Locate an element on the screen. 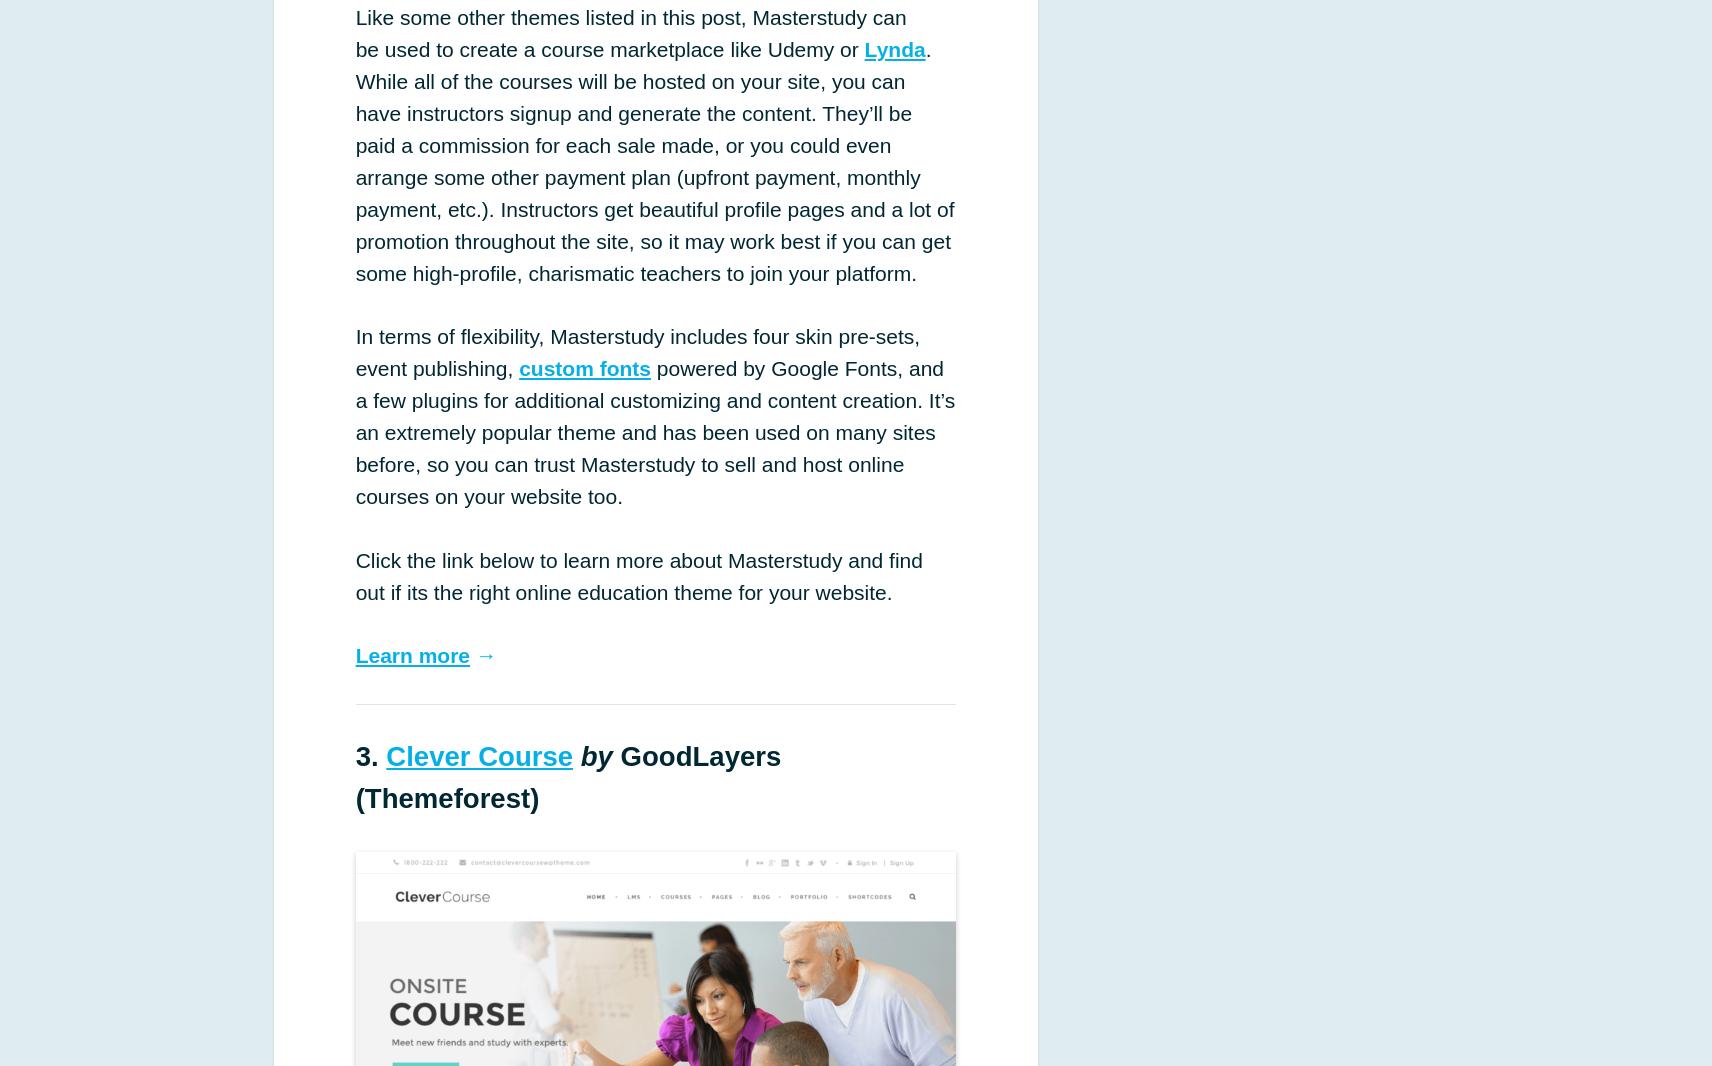 This screenshot has height=1066, width=1712. 'by' is located at coordinates (594, 755).